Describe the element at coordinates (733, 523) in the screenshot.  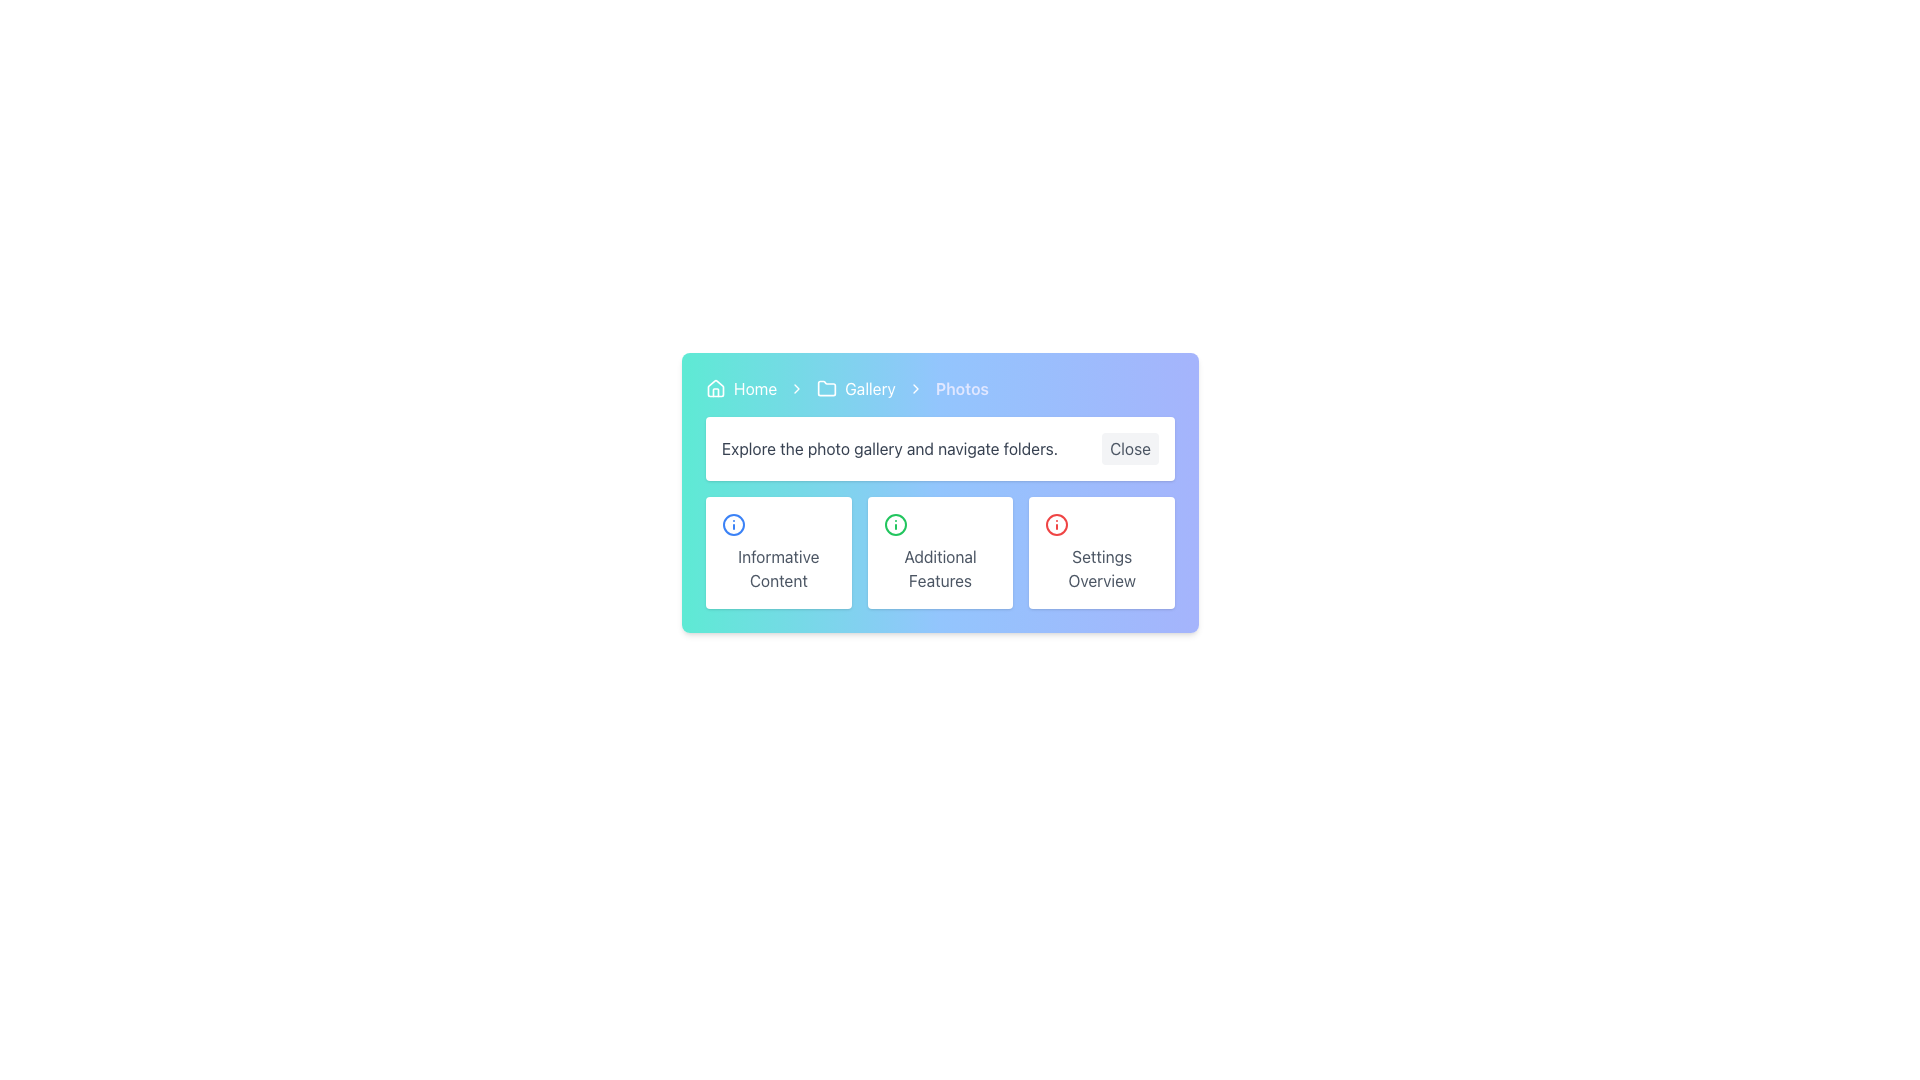
I see `the information icon located in the upper-left corner of the 'Informative Content' card` at that location.